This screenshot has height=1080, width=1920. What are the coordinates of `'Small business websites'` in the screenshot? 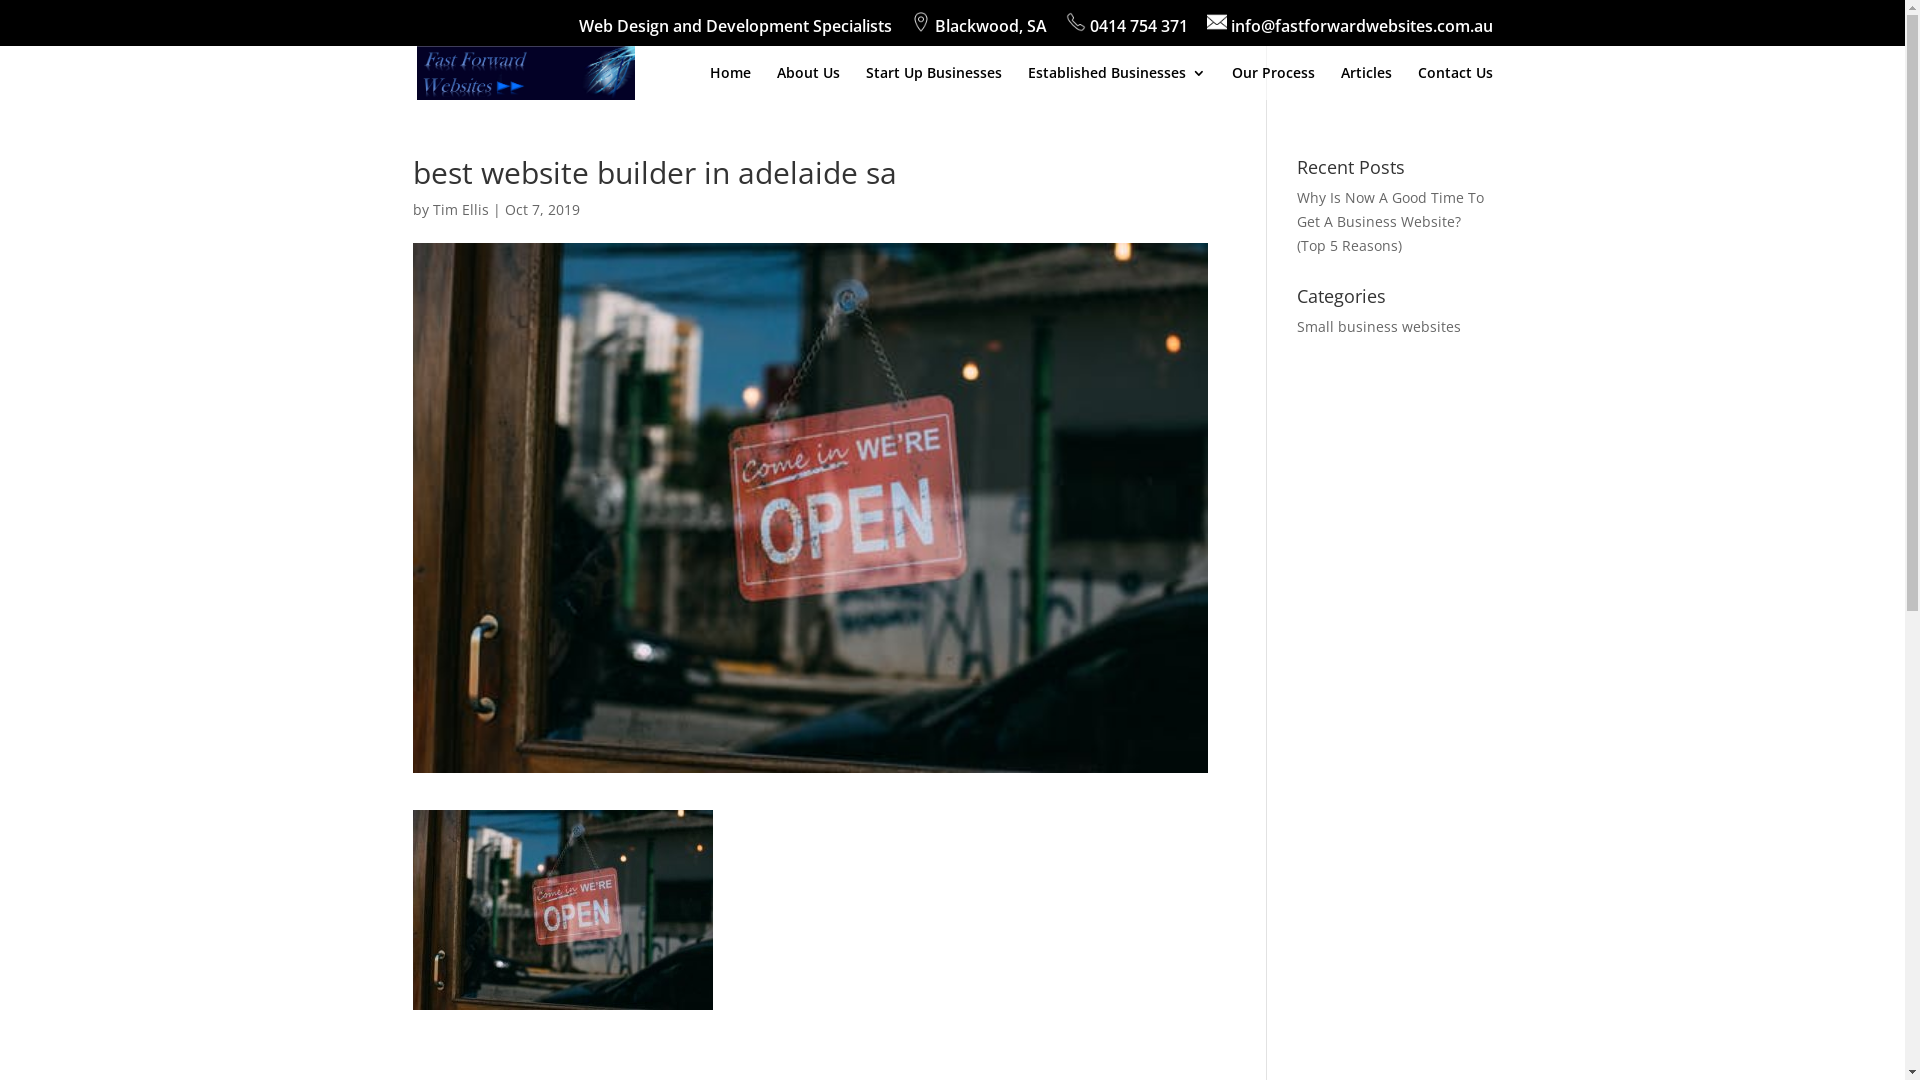 It's located at (1377, 325).